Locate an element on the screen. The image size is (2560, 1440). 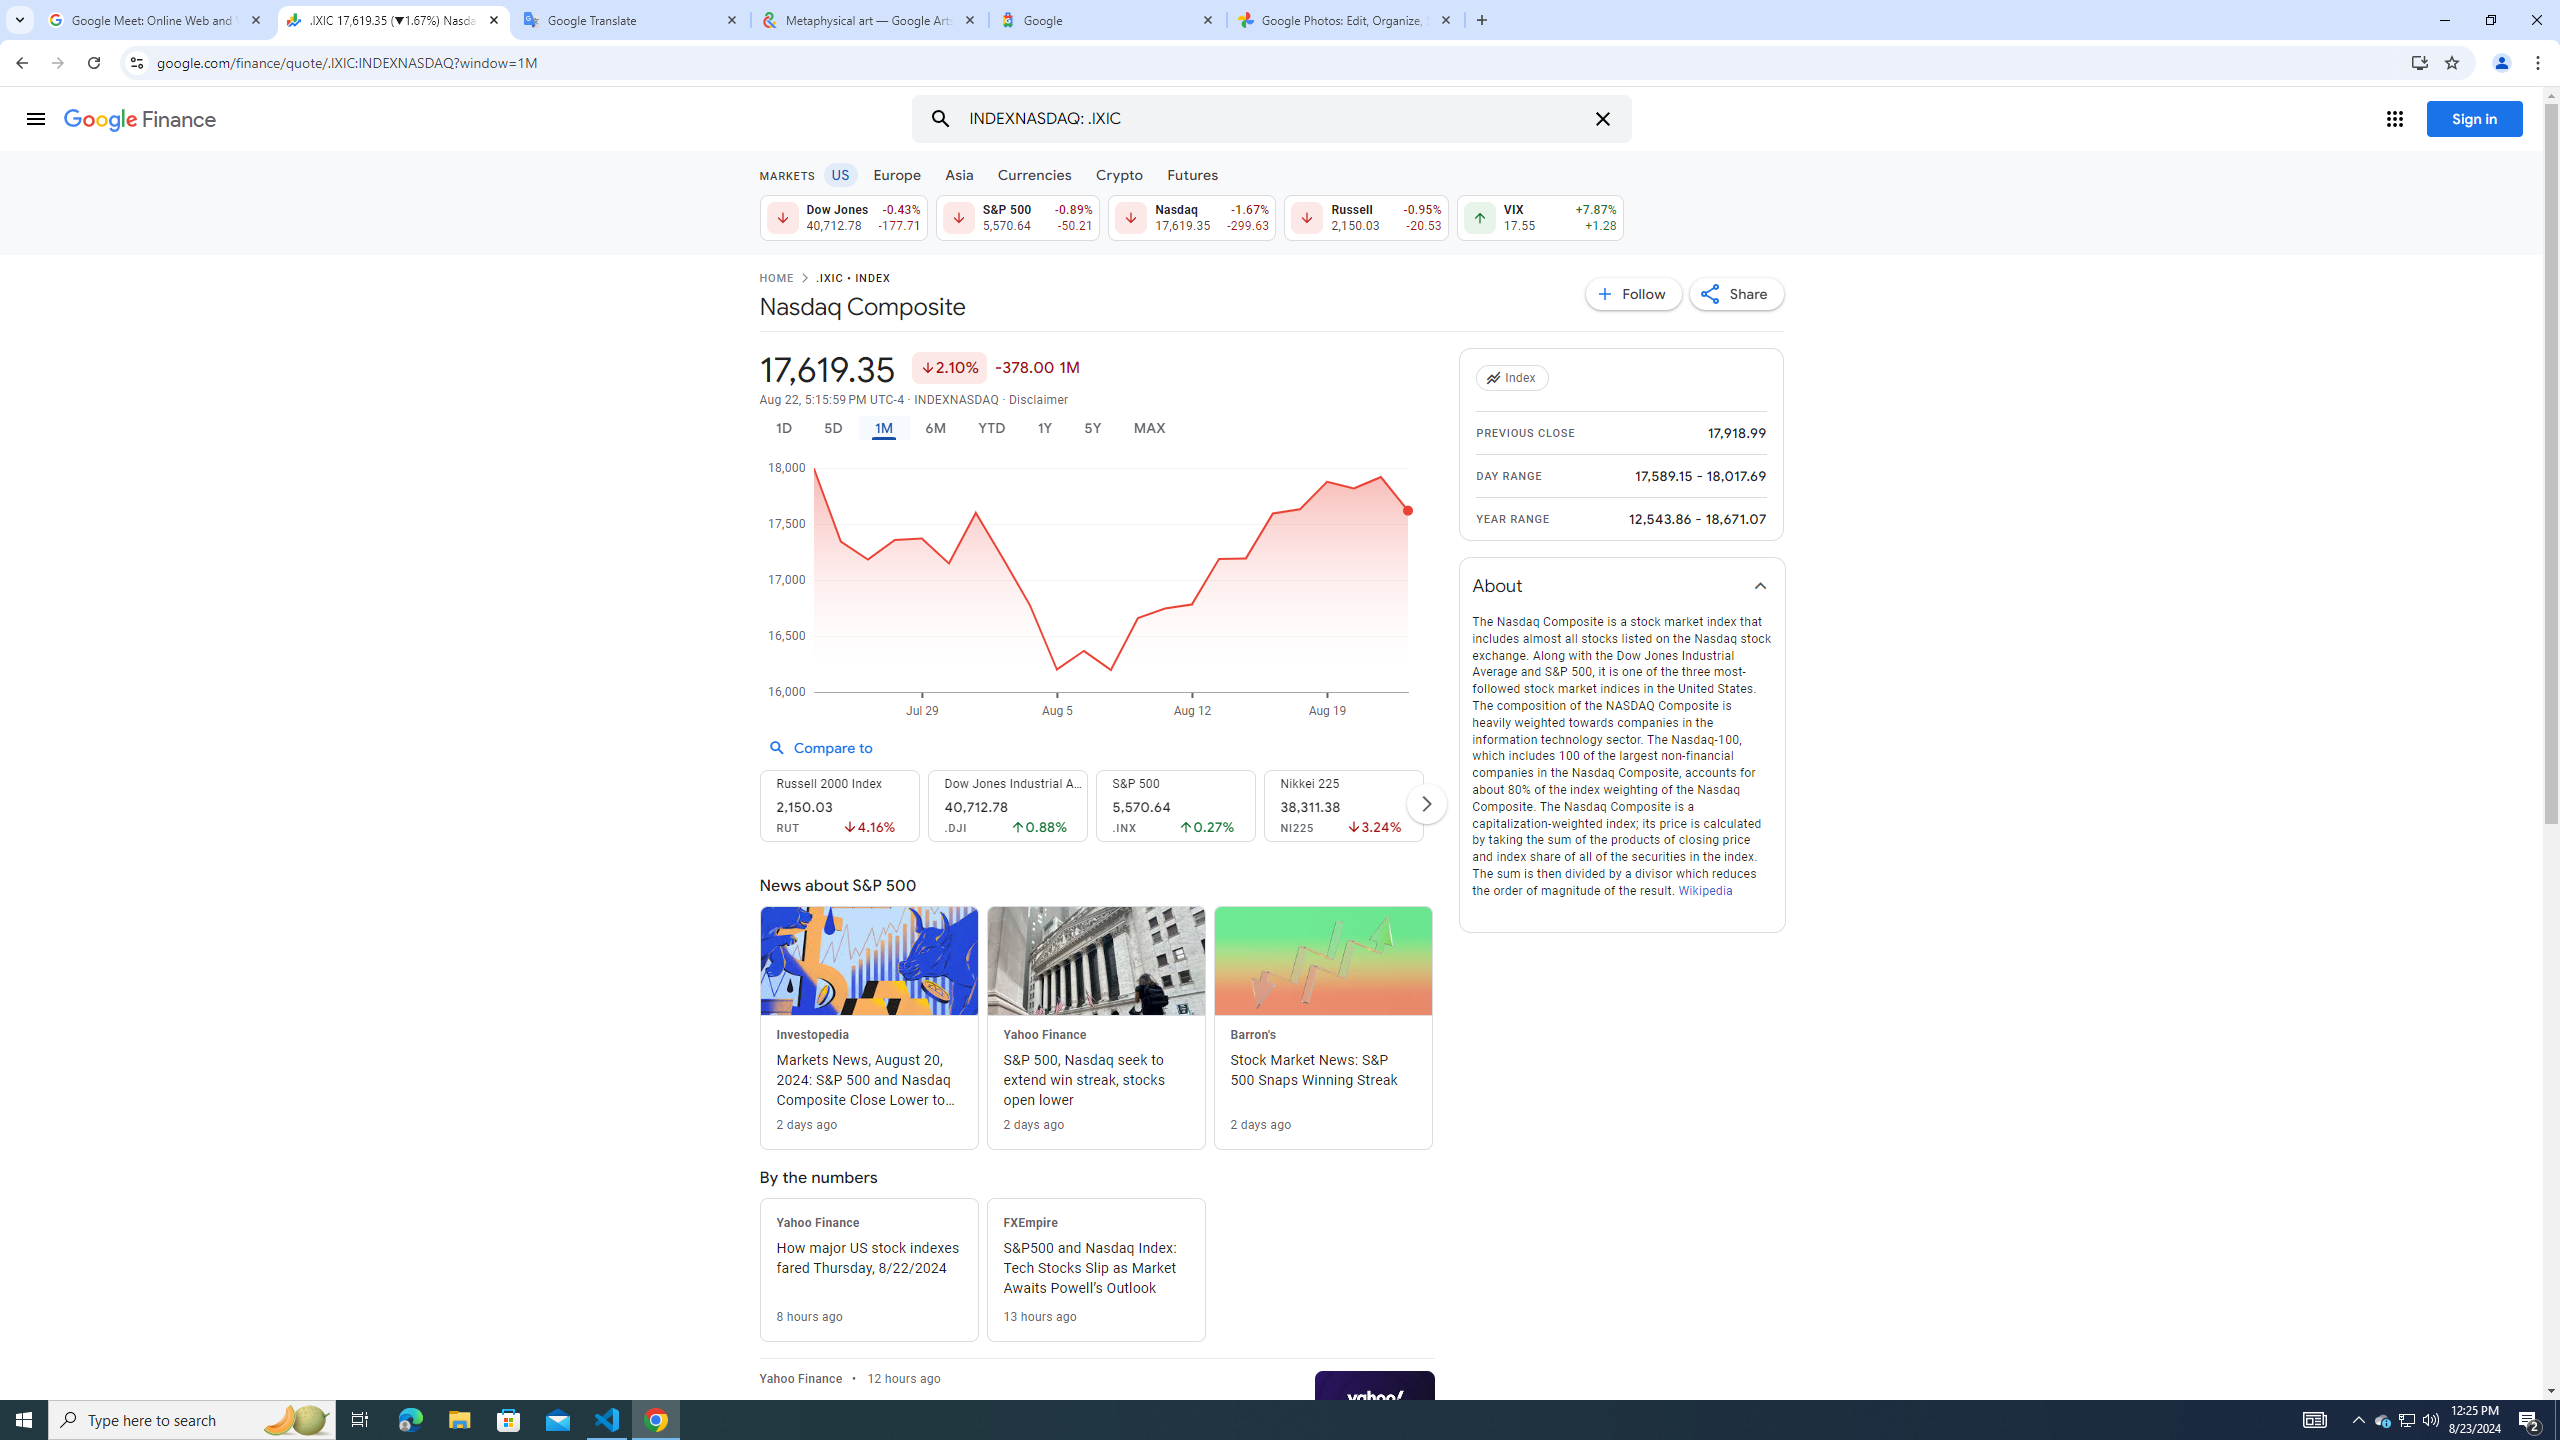
'Share' is located at coordinates (1736, 292).